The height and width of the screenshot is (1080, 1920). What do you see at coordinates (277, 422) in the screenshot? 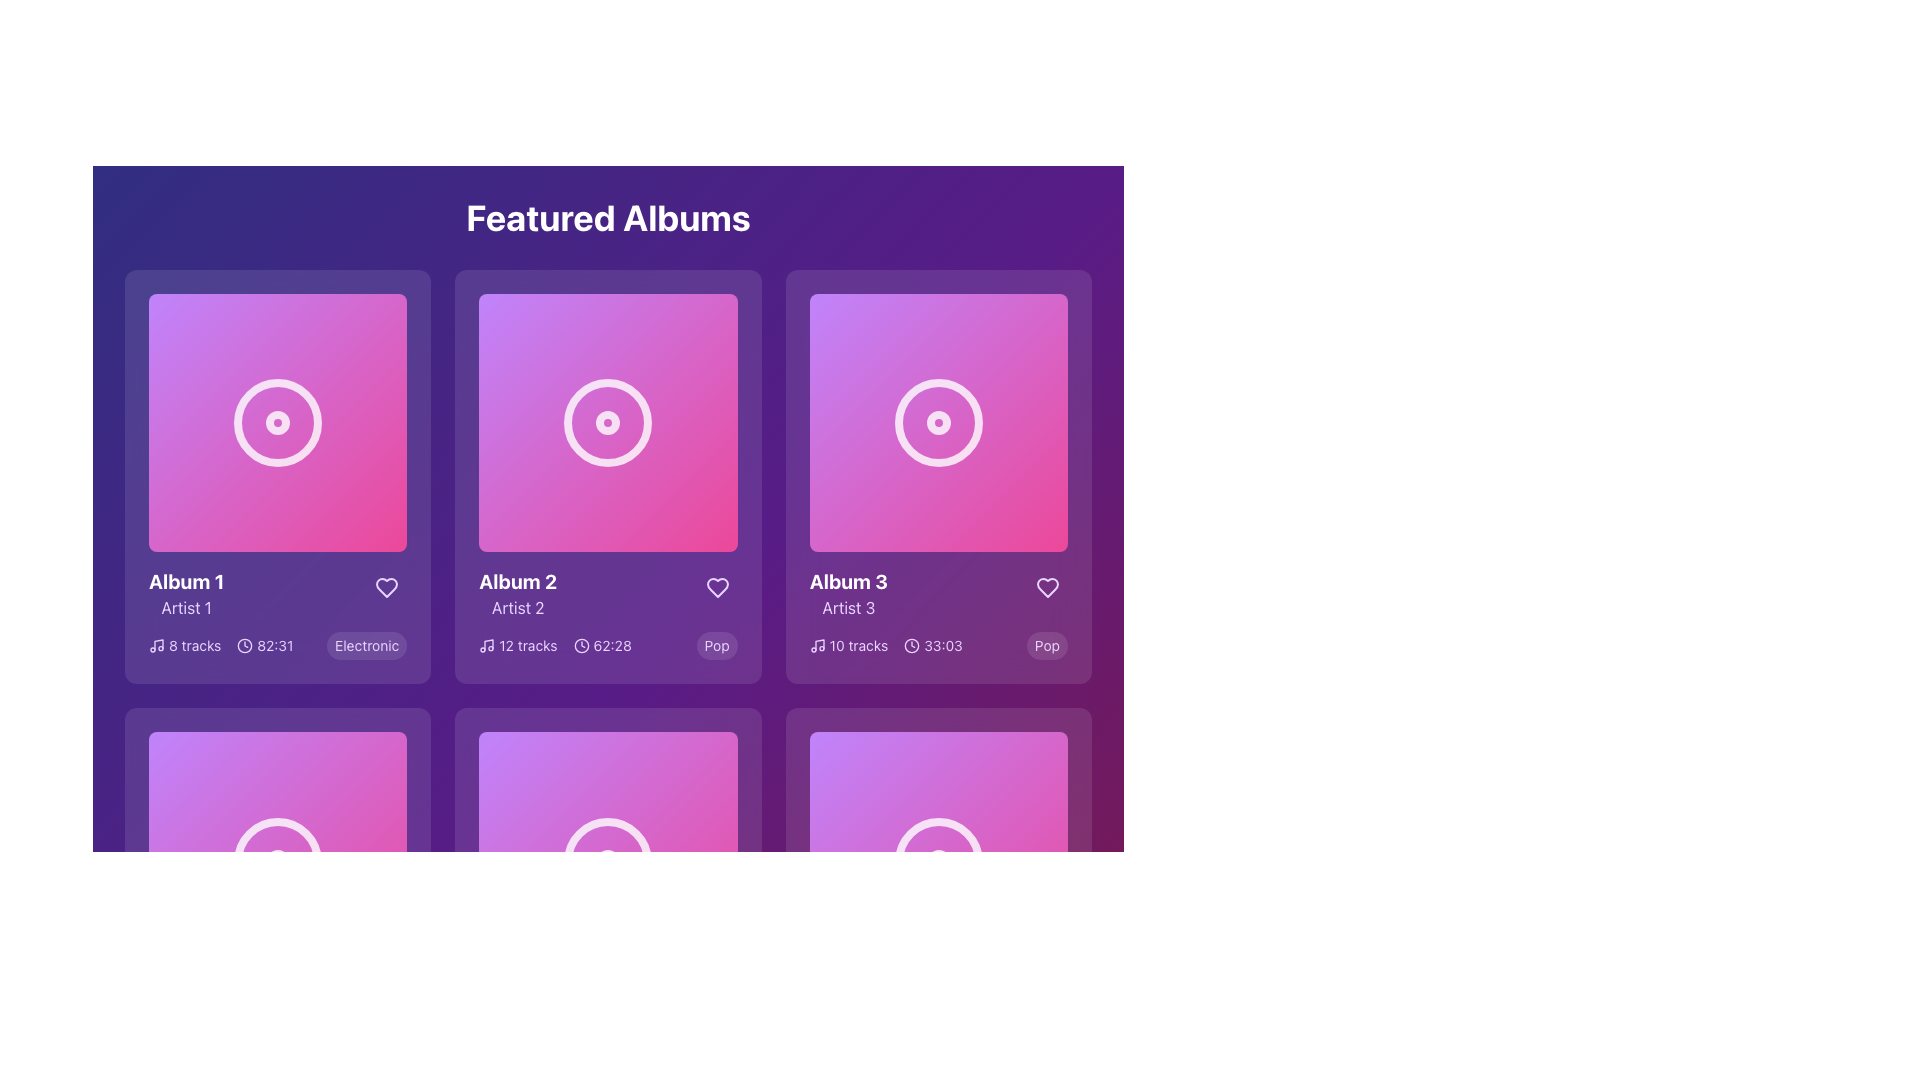
I see `the icon component, a circle within a larger circle, located at the center of the first album card titled 'Album 1'` at bounding box center [277, 422].